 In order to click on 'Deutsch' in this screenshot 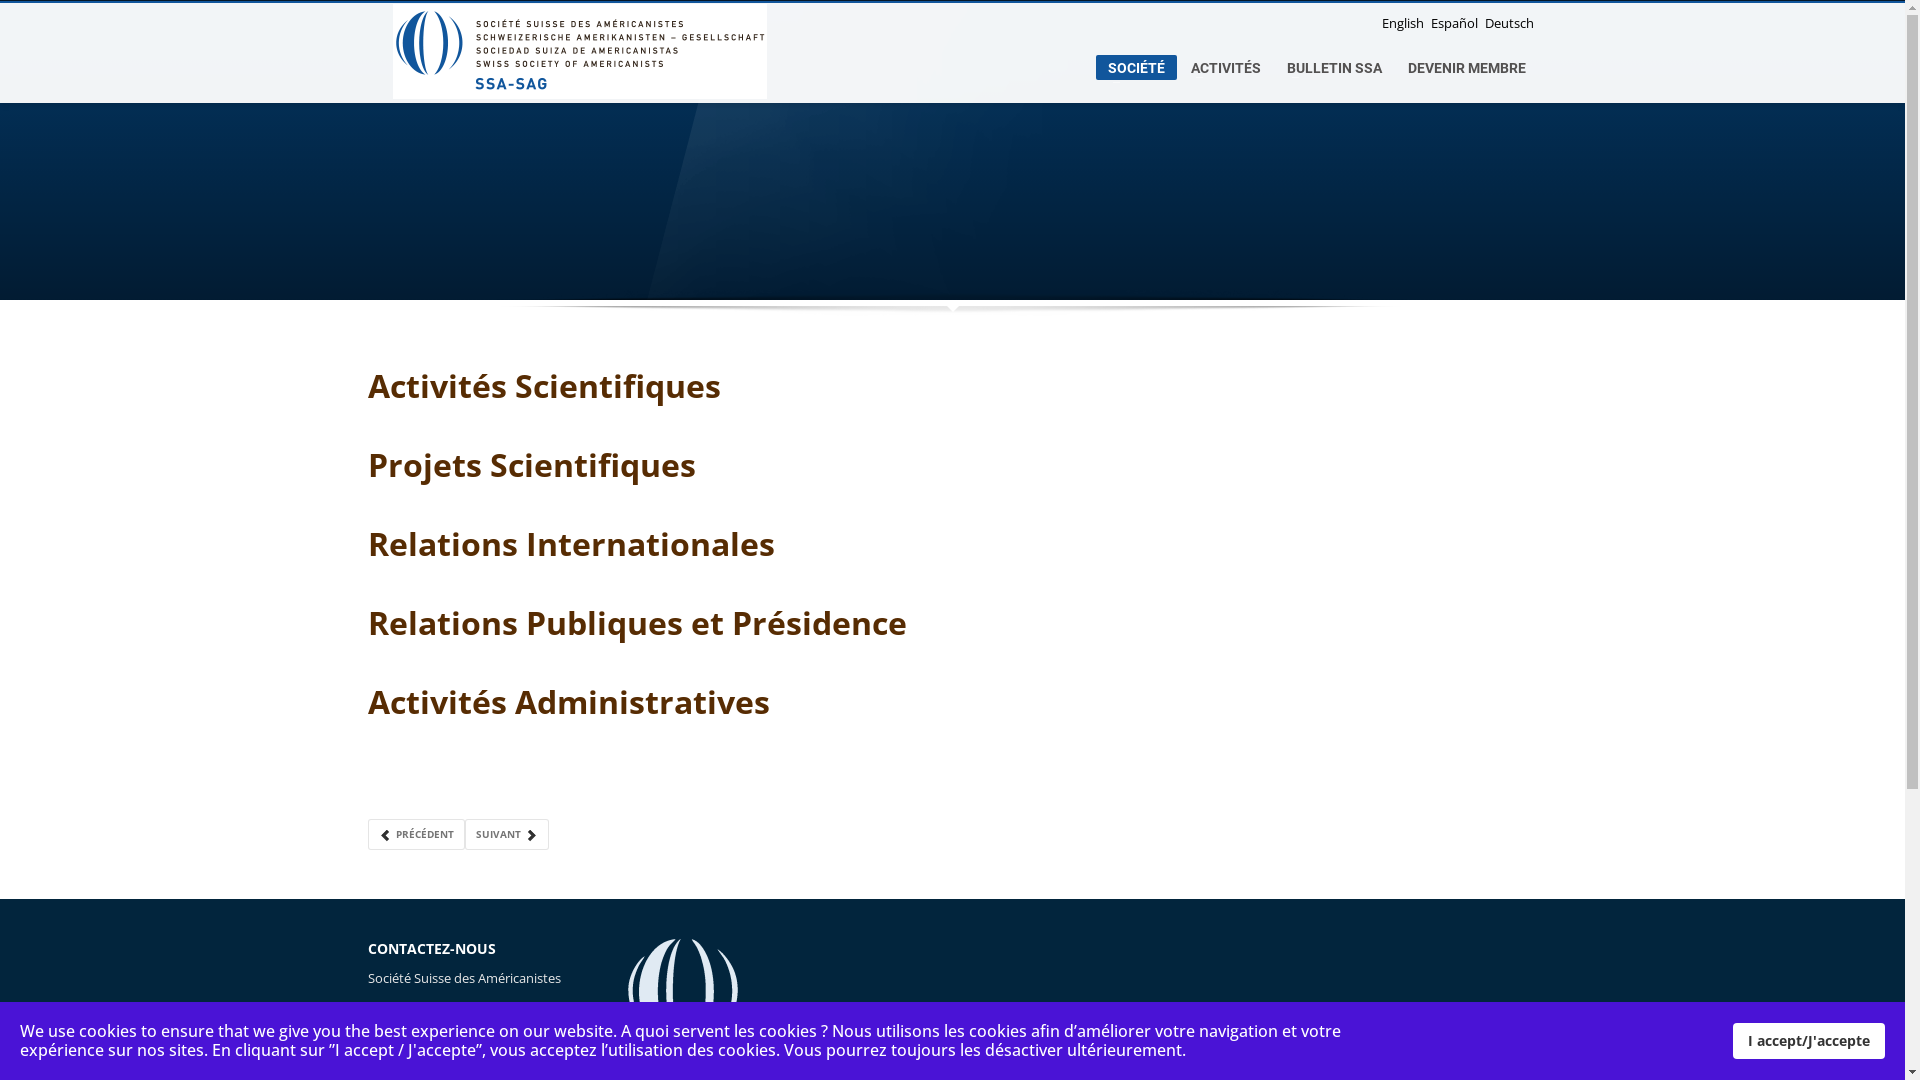, I will do `click(1508, 23)`.